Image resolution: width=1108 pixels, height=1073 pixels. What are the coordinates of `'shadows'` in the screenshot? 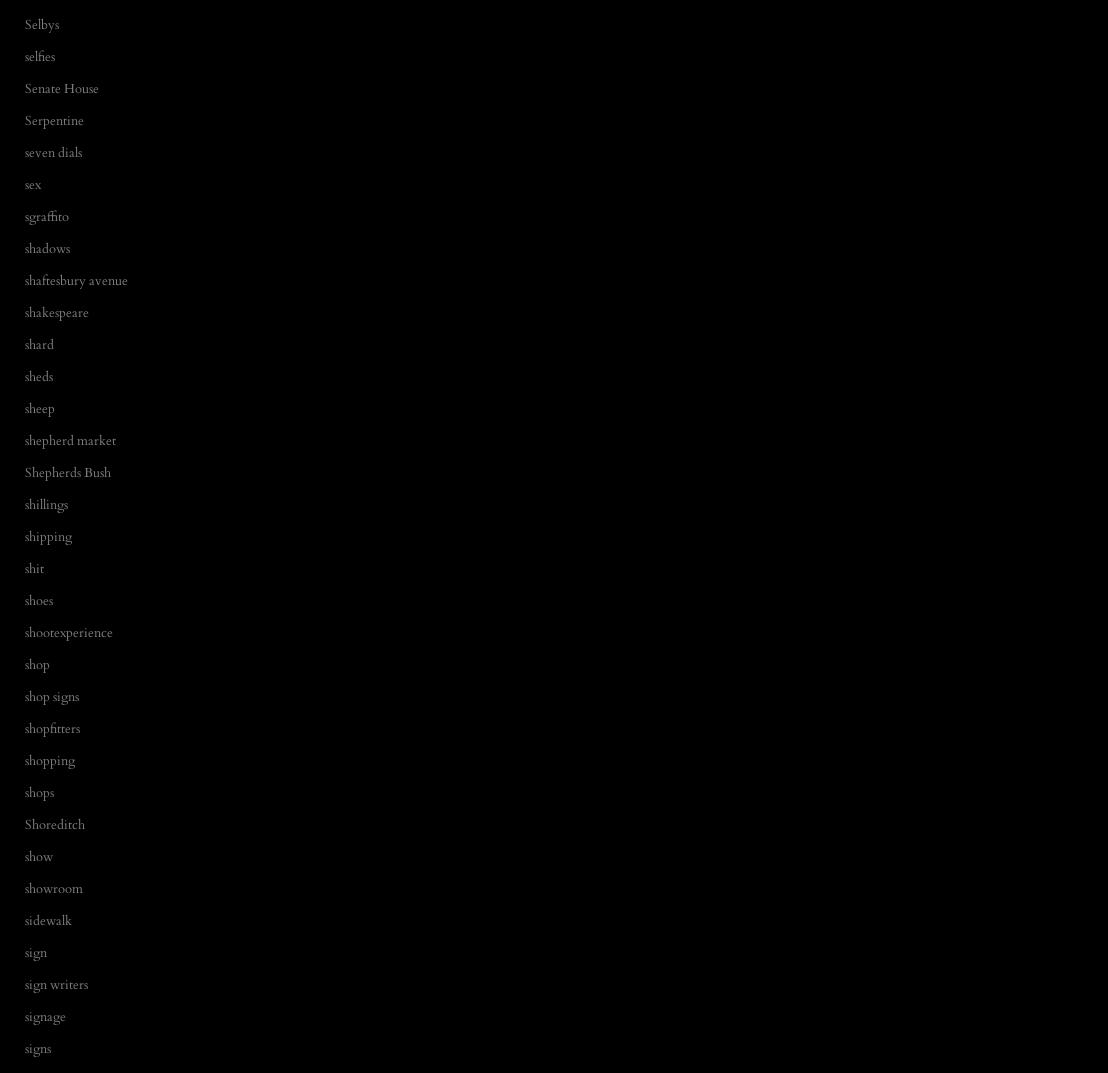 It's located at (46, 246).